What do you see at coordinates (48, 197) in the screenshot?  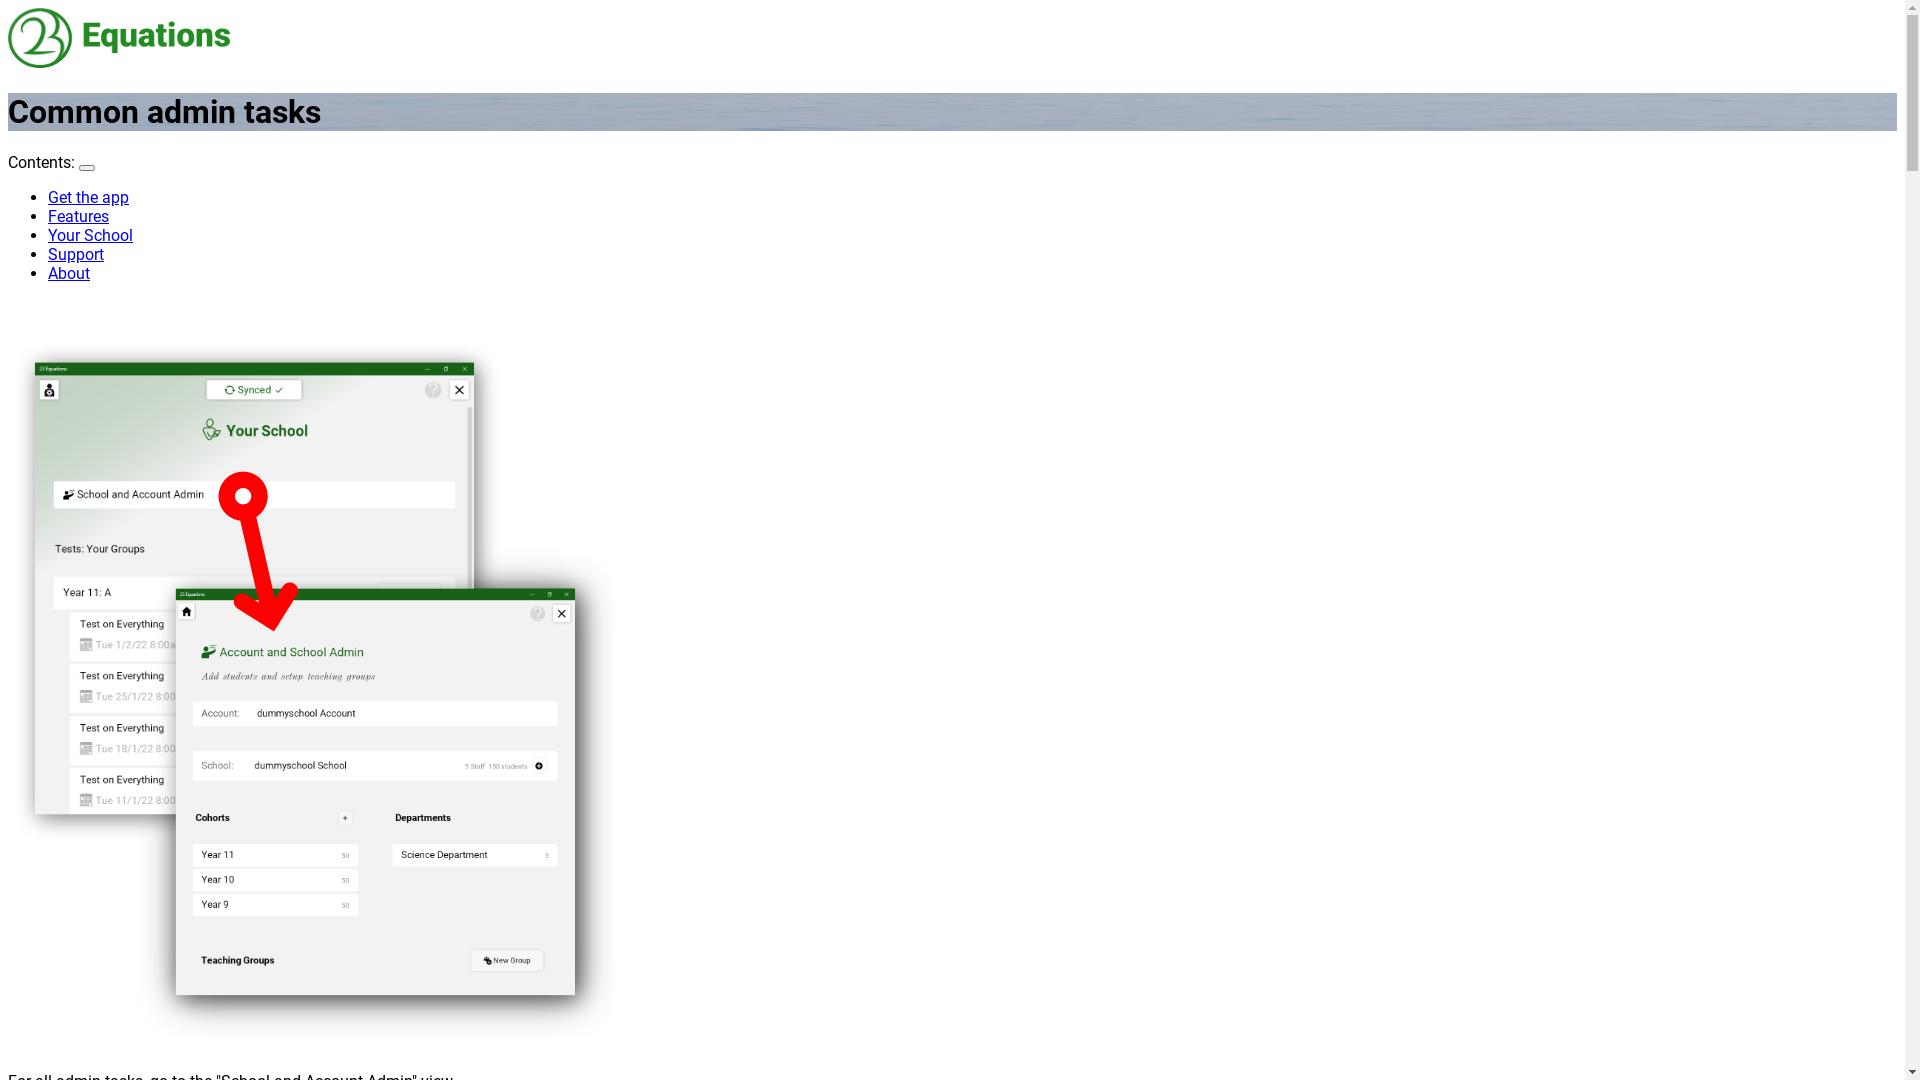 I see `'Get the app'` at bounding box center [48, 197].